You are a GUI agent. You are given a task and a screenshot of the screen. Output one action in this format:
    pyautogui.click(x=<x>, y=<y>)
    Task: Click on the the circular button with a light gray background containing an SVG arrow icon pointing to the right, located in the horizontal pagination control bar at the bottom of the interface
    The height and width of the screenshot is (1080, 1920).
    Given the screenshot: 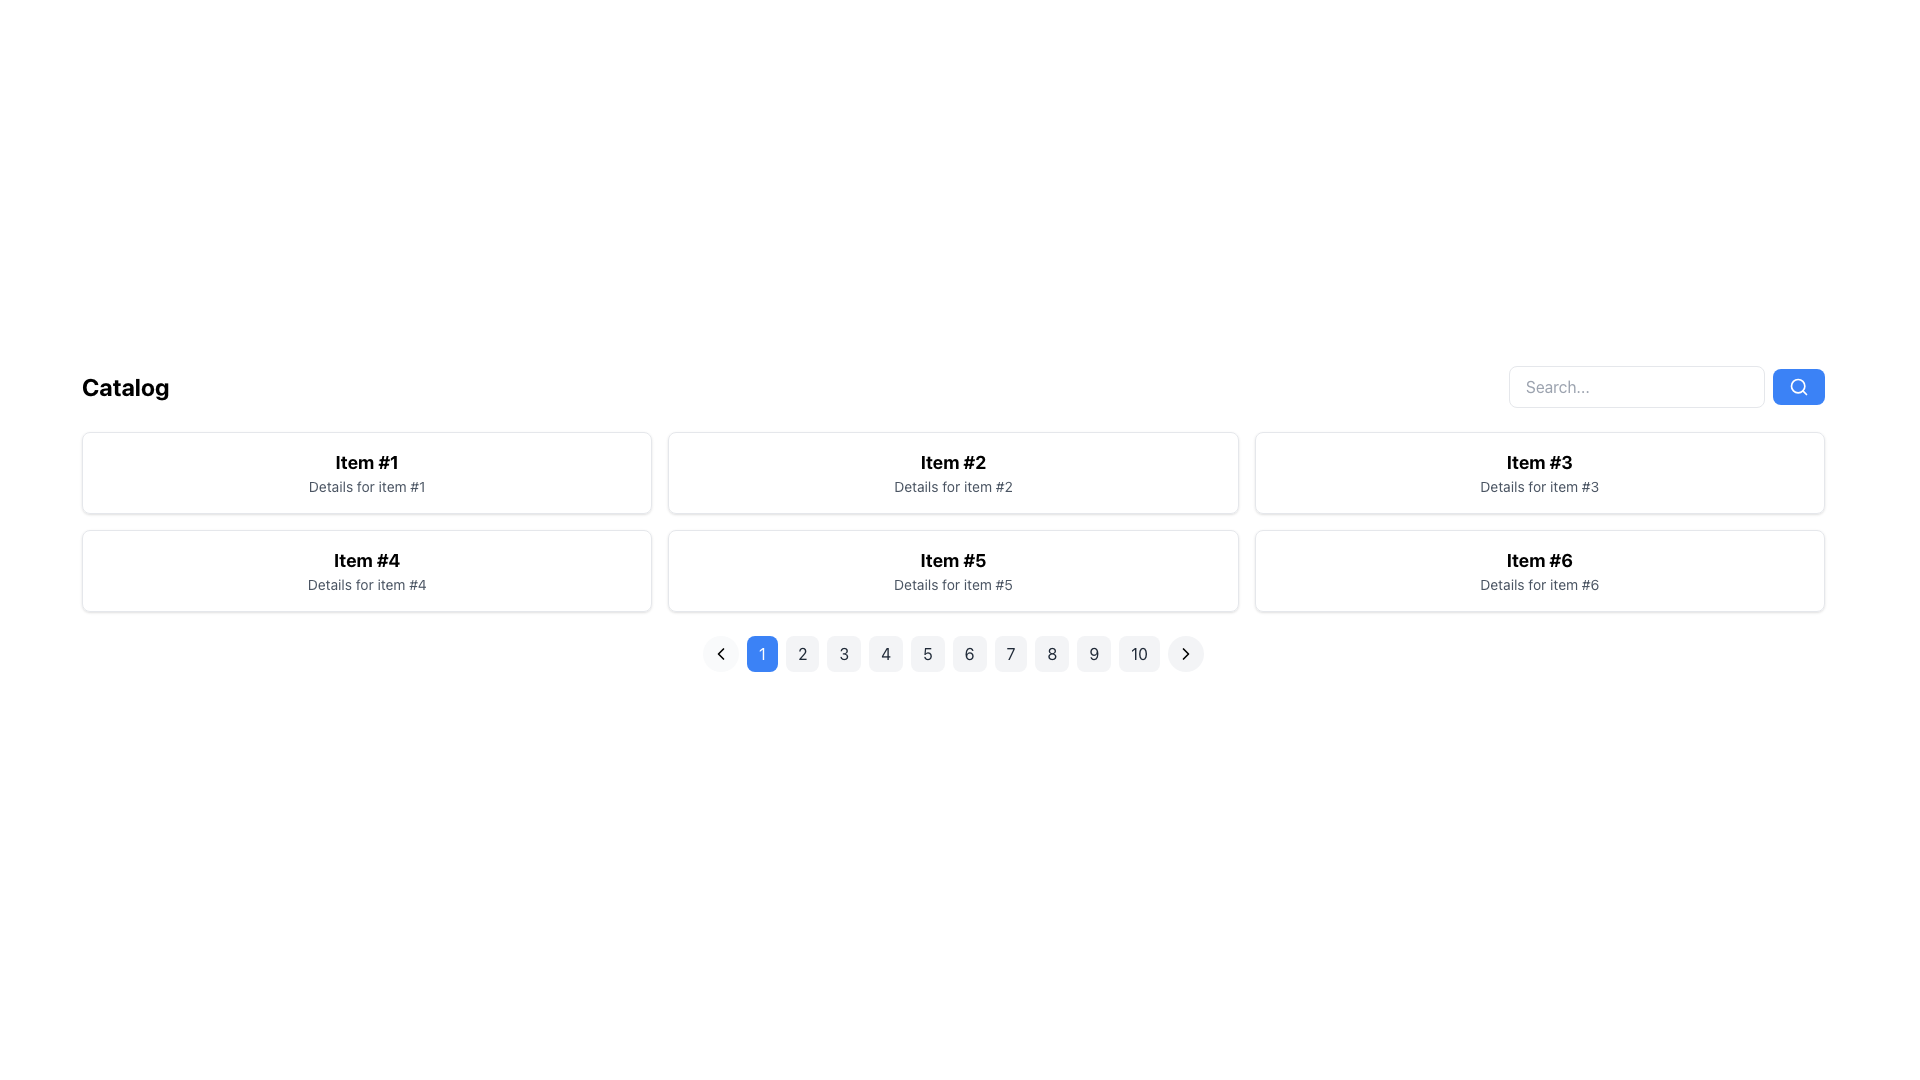 What is the action you would take?
    pyautogui.click(x=1185, y=654)
    